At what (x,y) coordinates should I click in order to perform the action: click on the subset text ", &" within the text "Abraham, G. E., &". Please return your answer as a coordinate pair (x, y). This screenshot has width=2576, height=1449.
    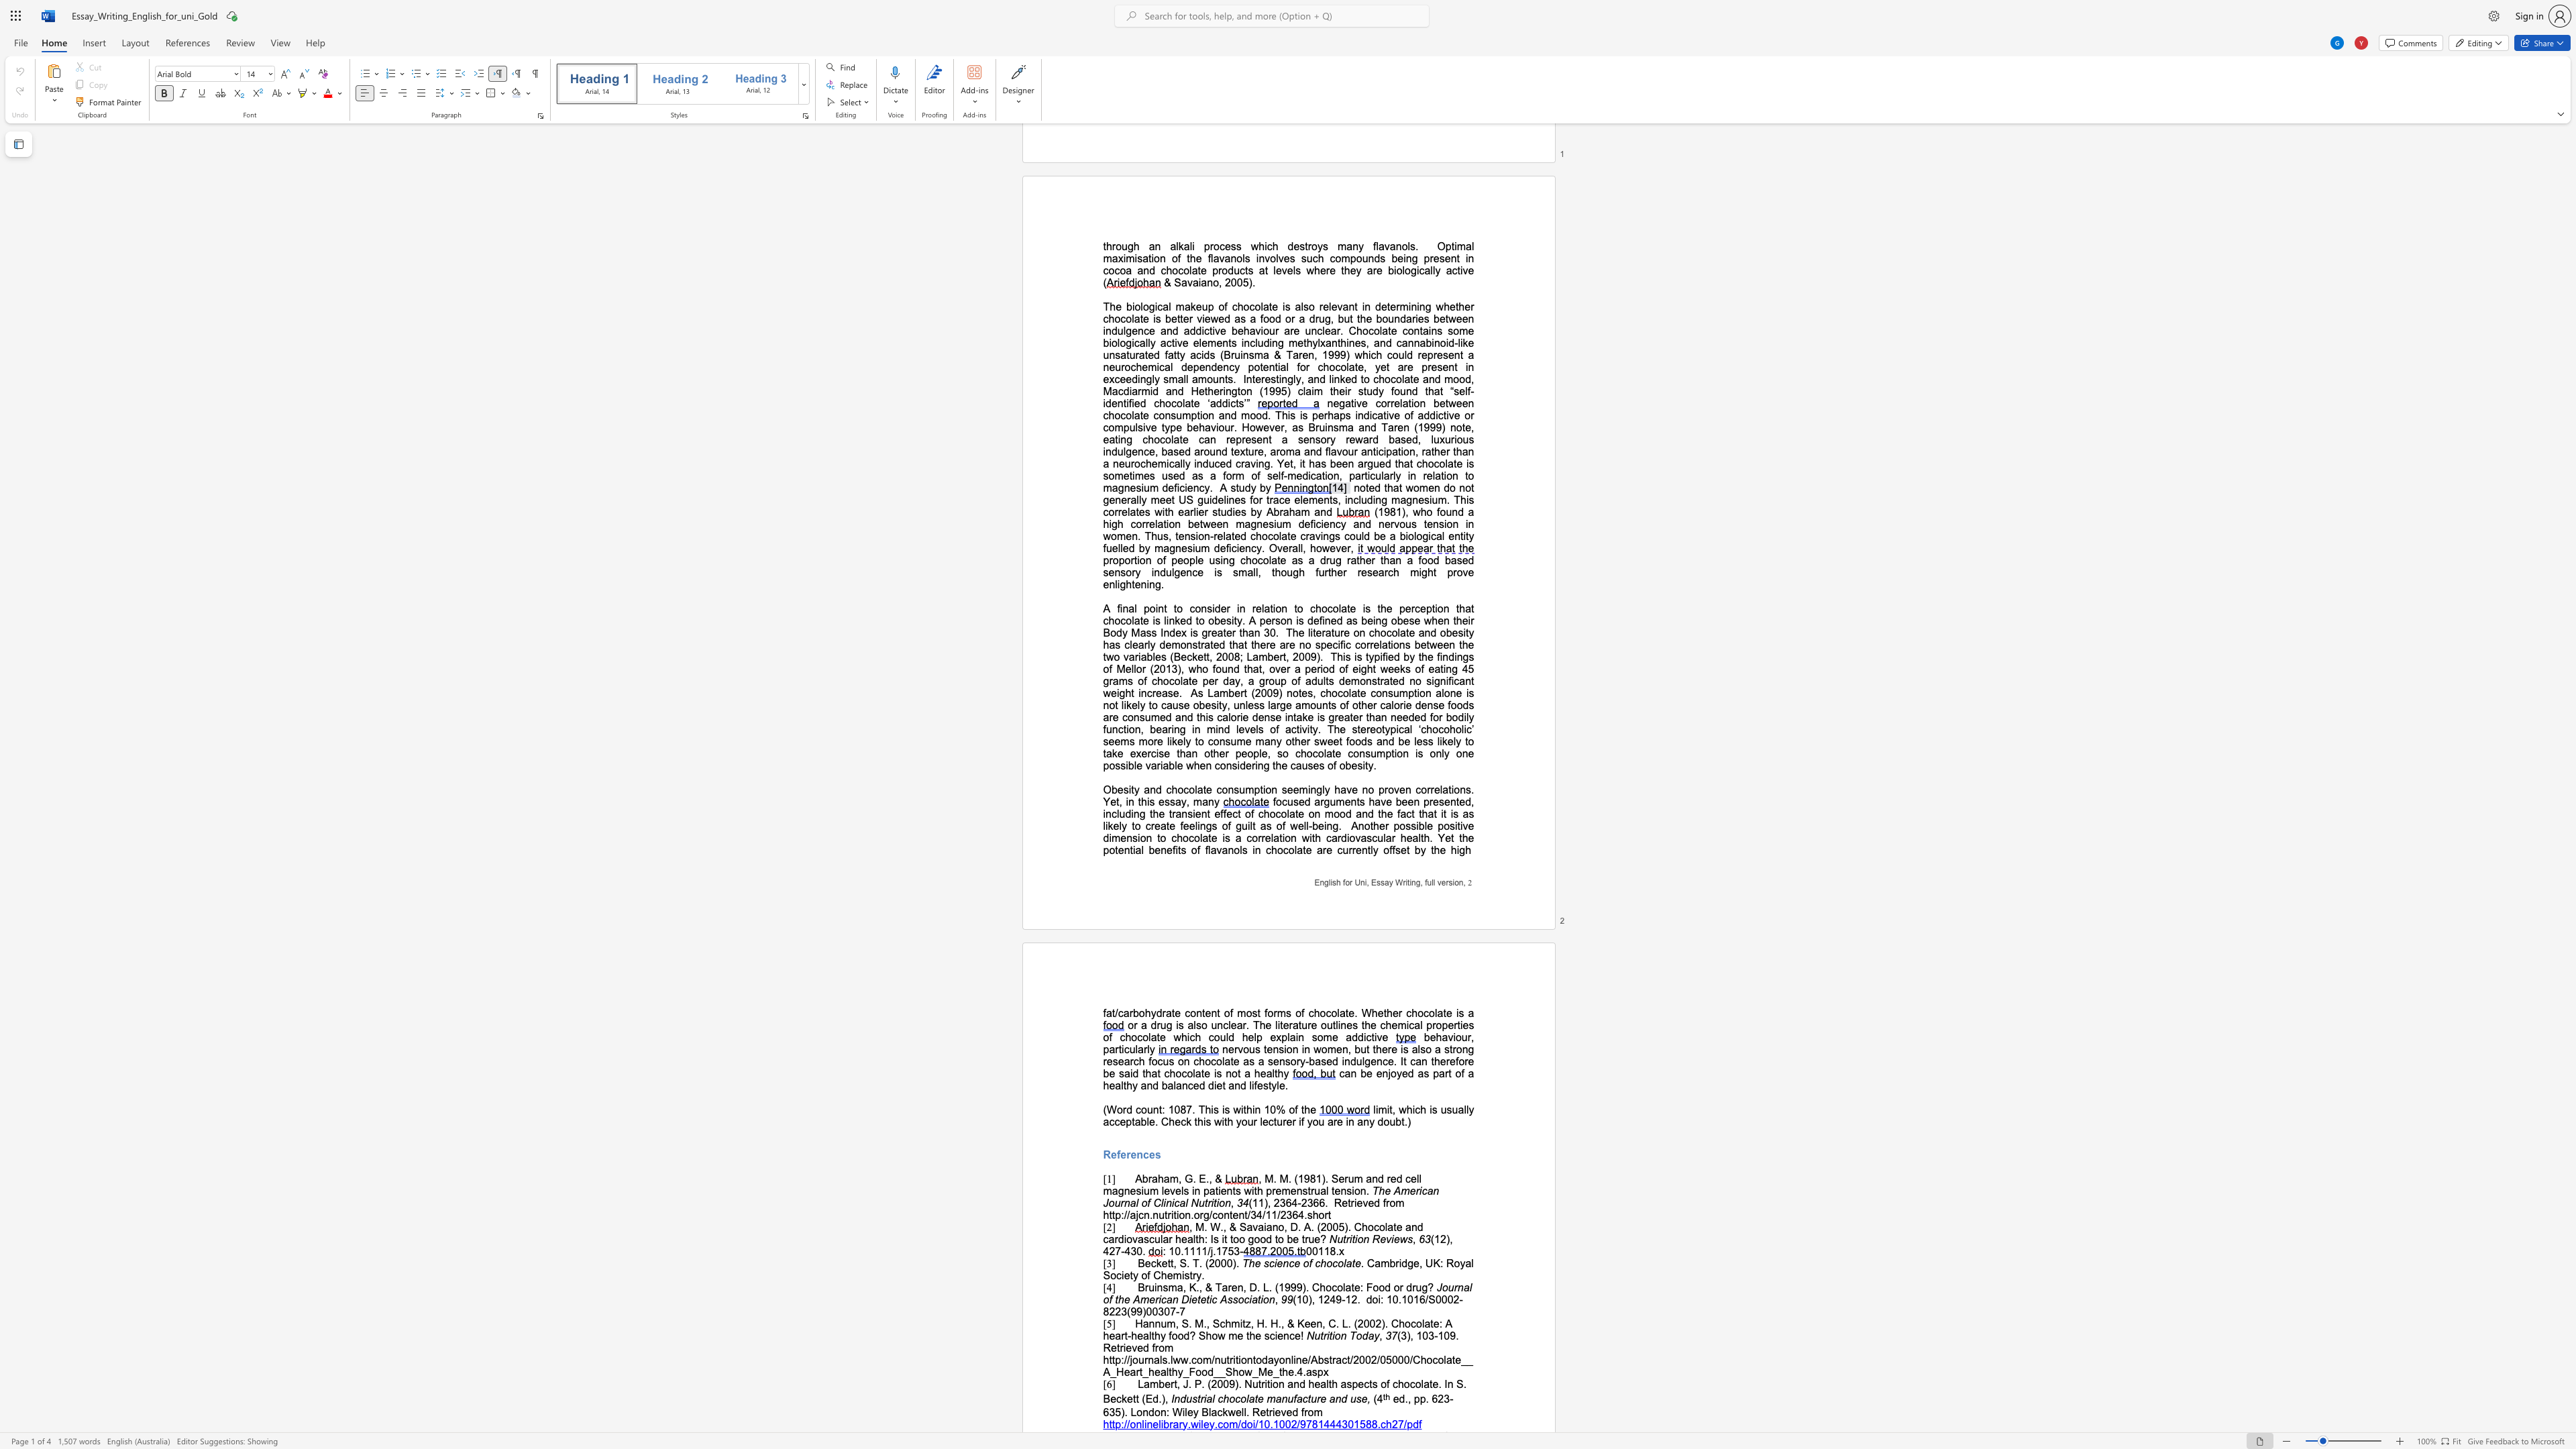
    Looking at the image, I should click on (1208, 1178).